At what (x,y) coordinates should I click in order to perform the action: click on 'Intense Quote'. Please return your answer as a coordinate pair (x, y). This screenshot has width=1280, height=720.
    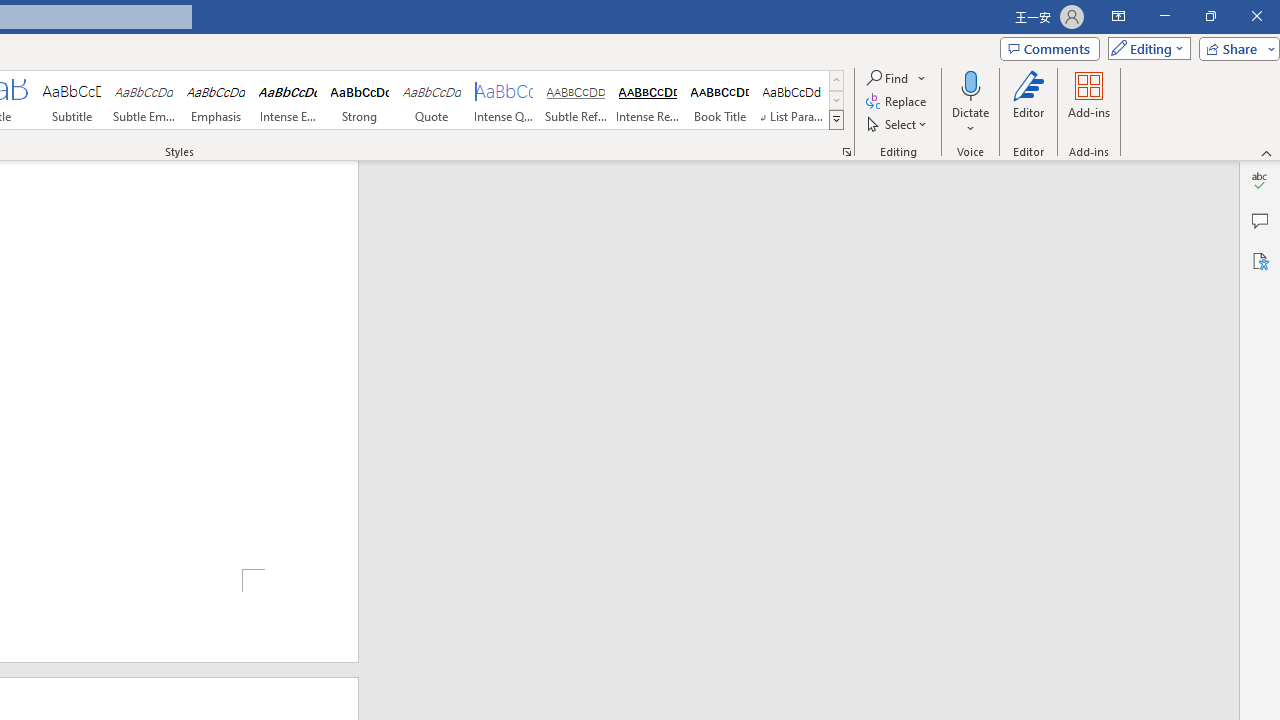
    Looking at the image, I should click on (504, 100).